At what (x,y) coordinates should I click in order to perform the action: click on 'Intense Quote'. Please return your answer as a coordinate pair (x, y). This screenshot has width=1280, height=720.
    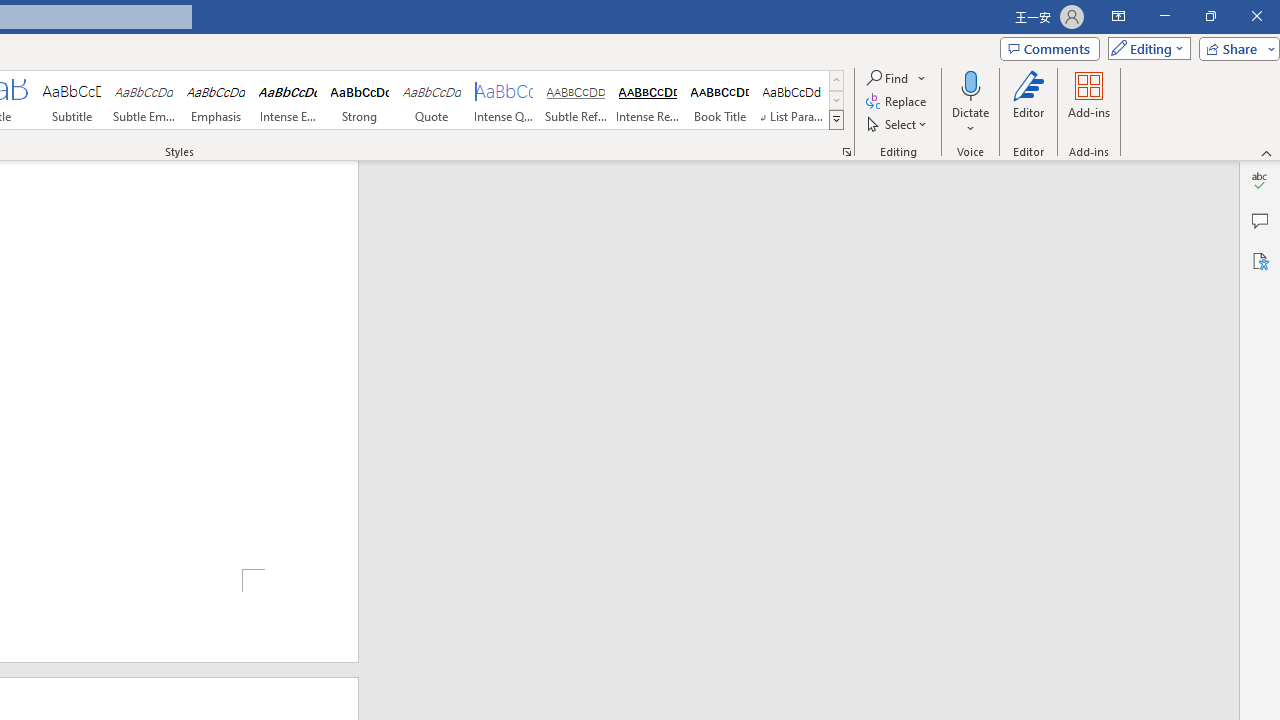
    Looking at the image, I should click on (504, 100).